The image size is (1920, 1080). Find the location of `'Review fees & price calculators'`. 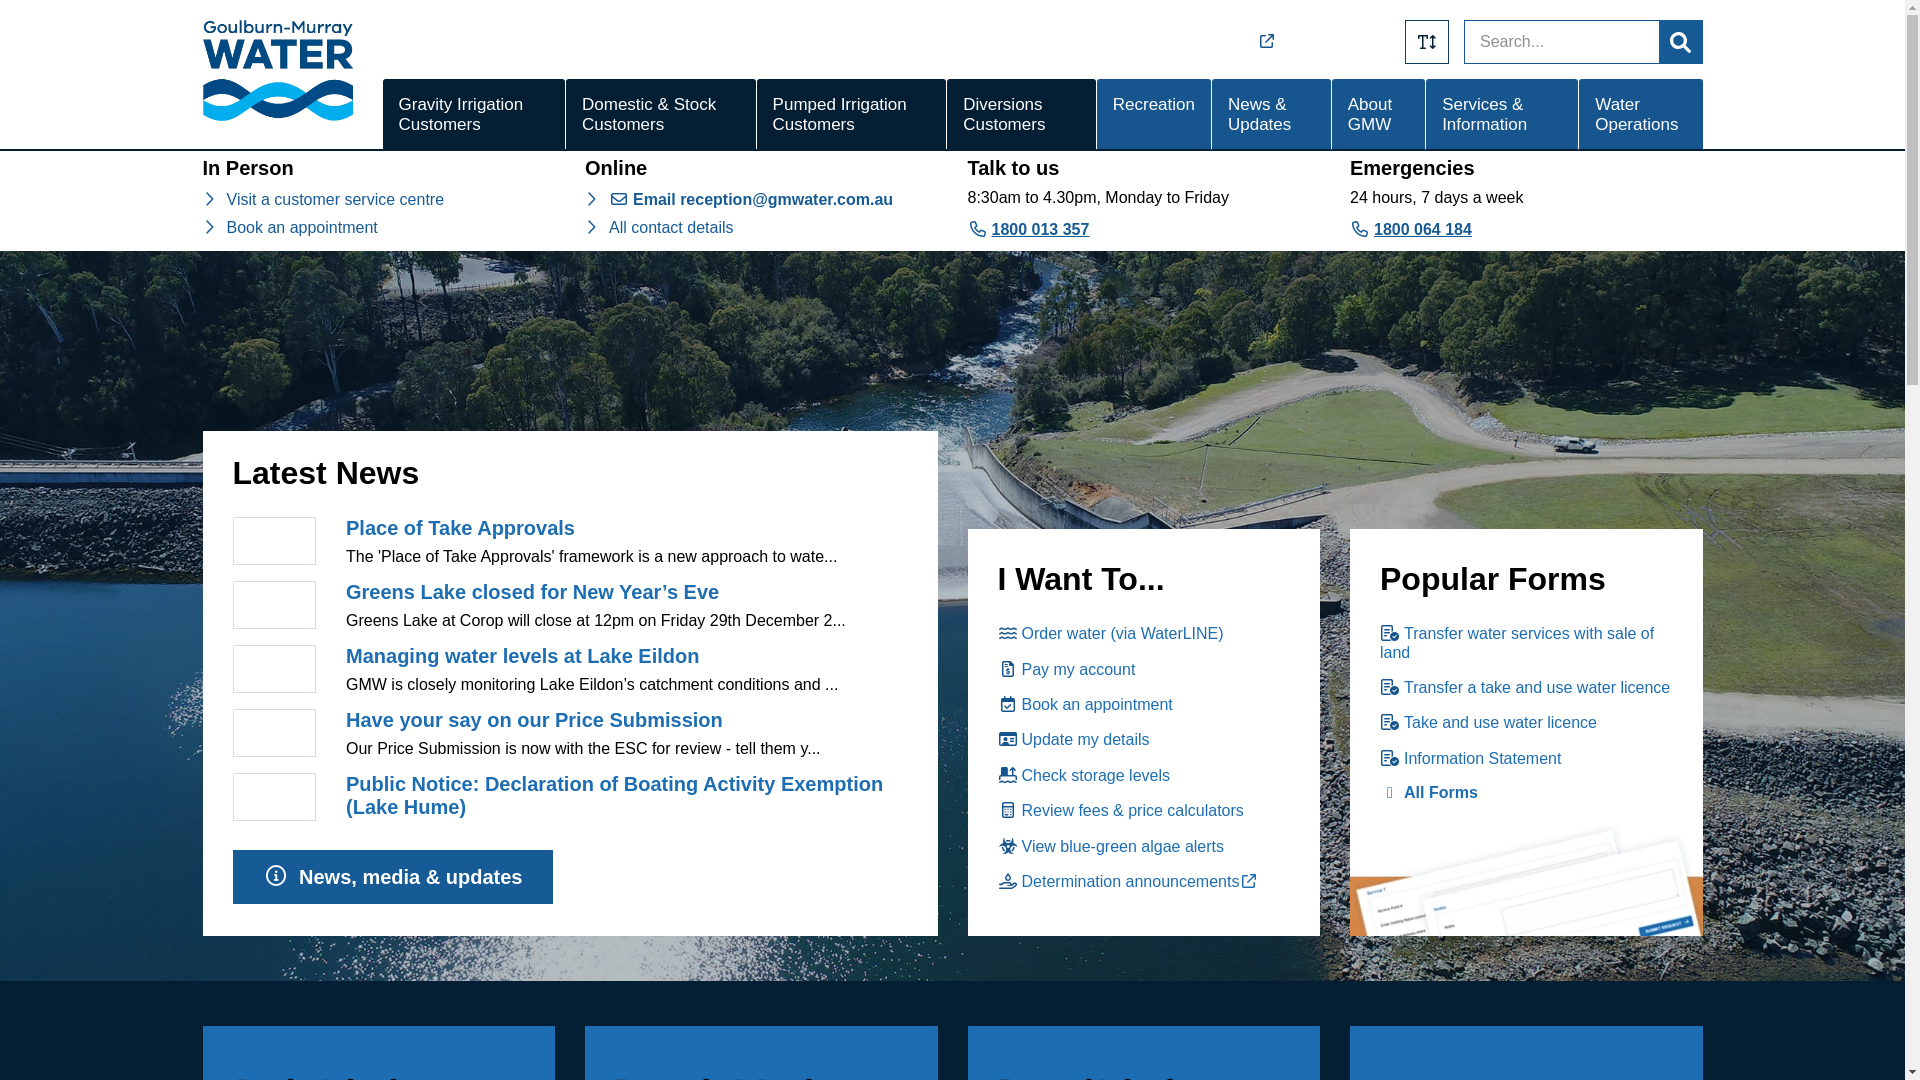

'Review fees & price calculators' is located at coordinates (1121, 810).